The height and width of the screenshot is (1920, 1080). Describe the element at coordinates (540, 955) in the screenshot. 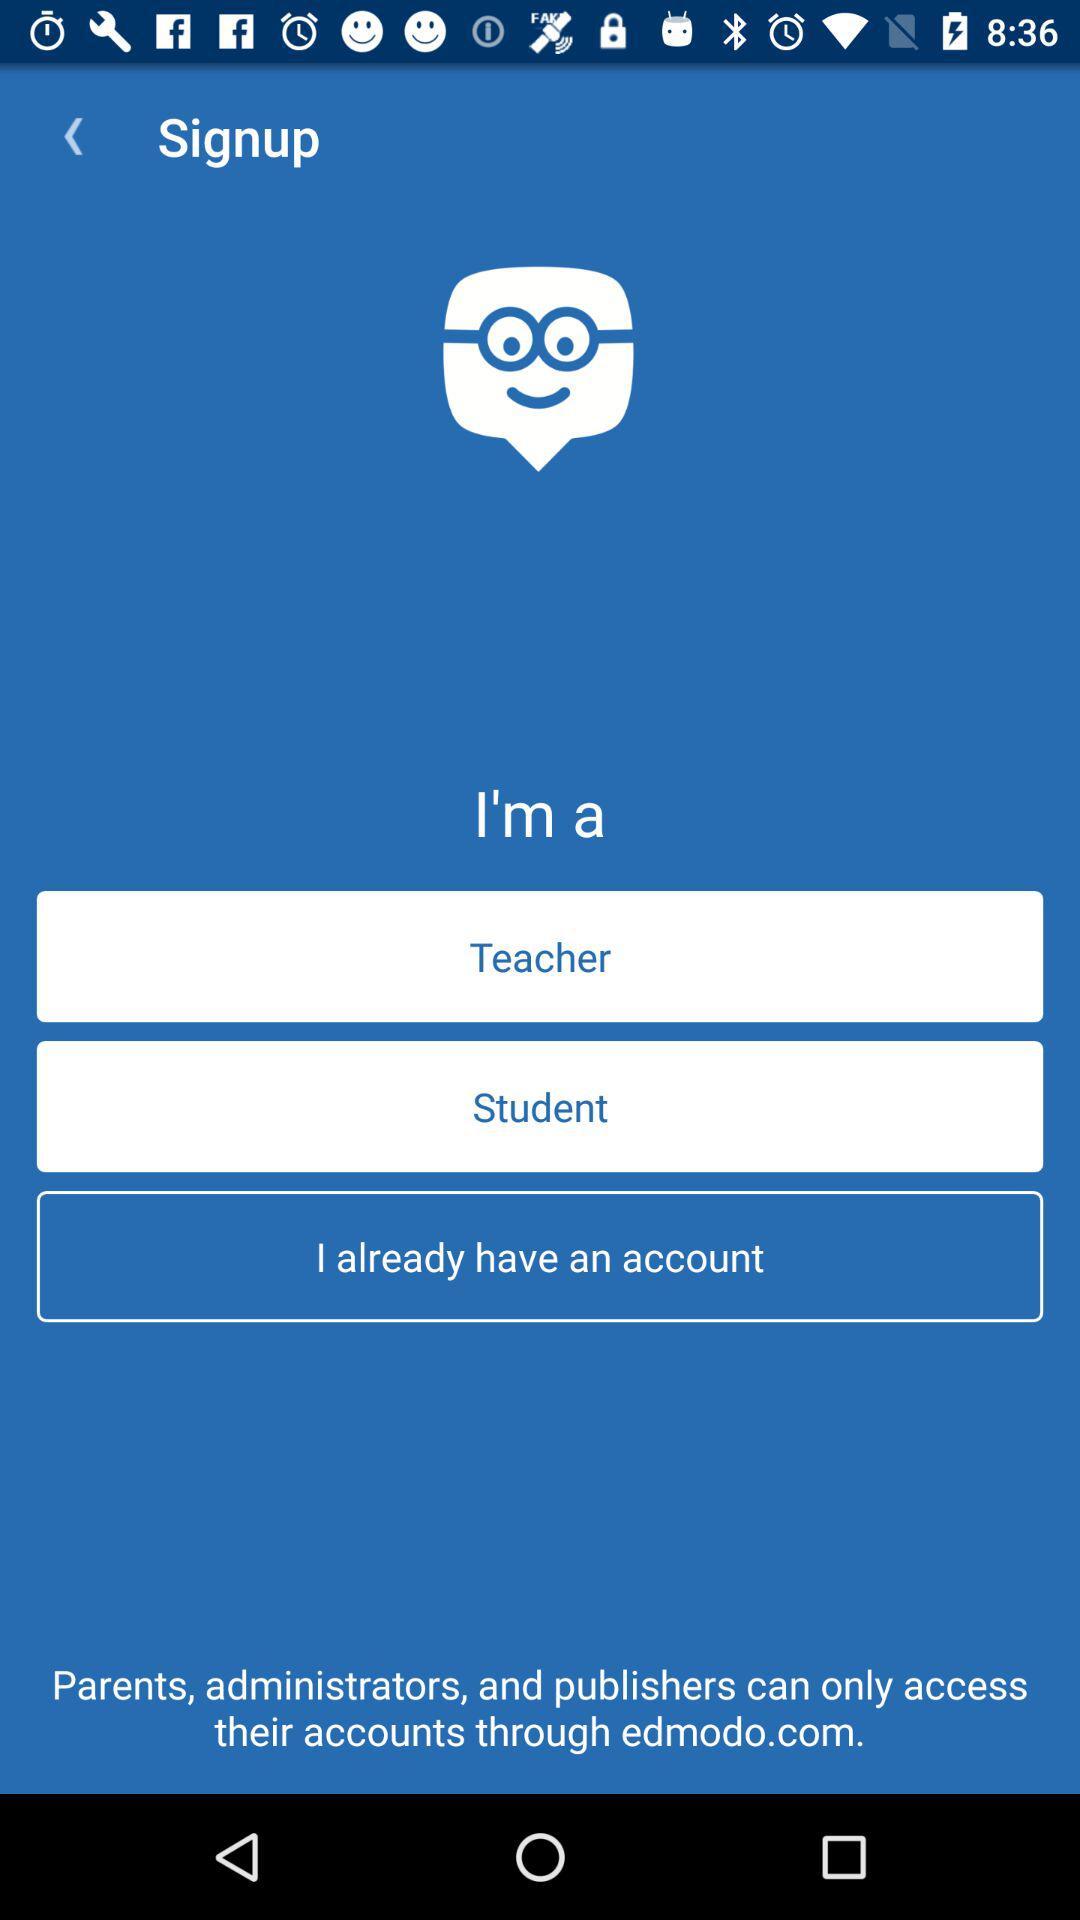

I see `teacher item` at that location.